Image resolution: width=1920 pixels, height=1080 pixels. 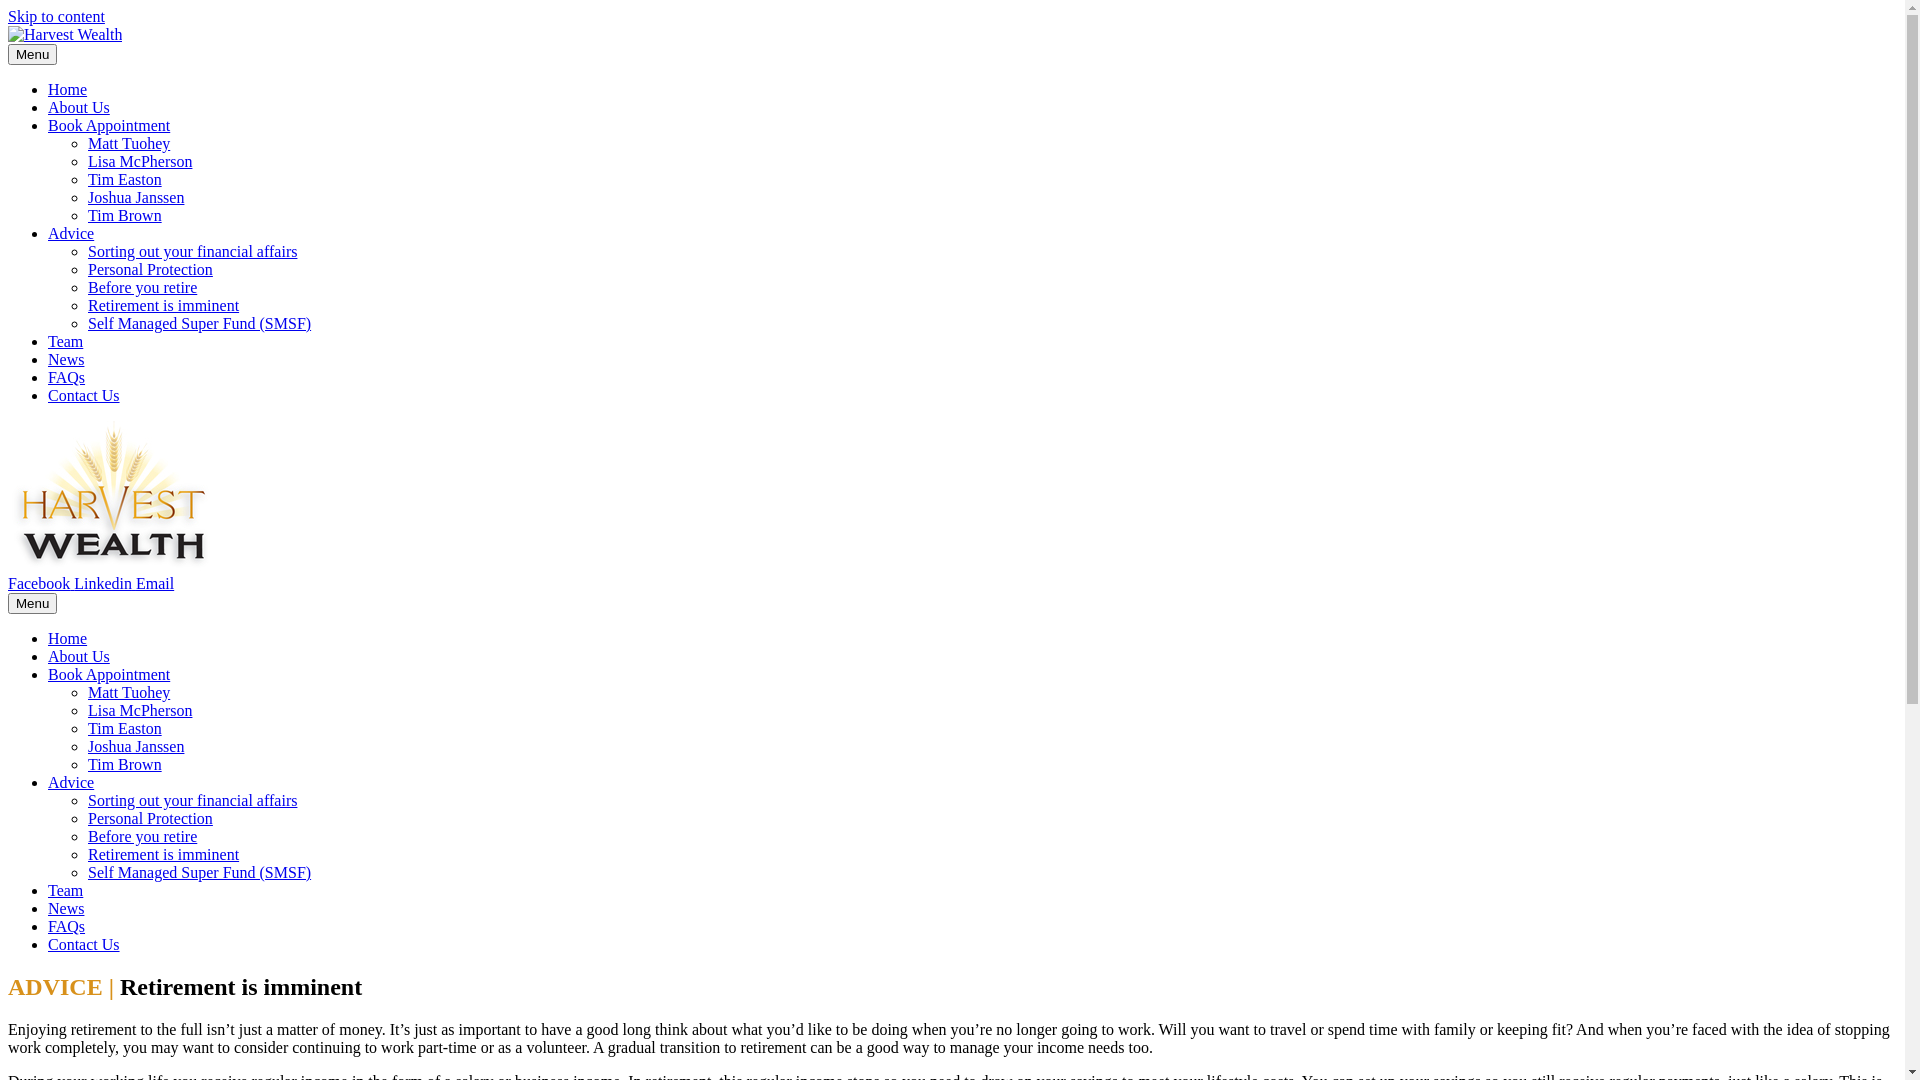 I want to click on 'Linkedin', so click(x=104, y=583).